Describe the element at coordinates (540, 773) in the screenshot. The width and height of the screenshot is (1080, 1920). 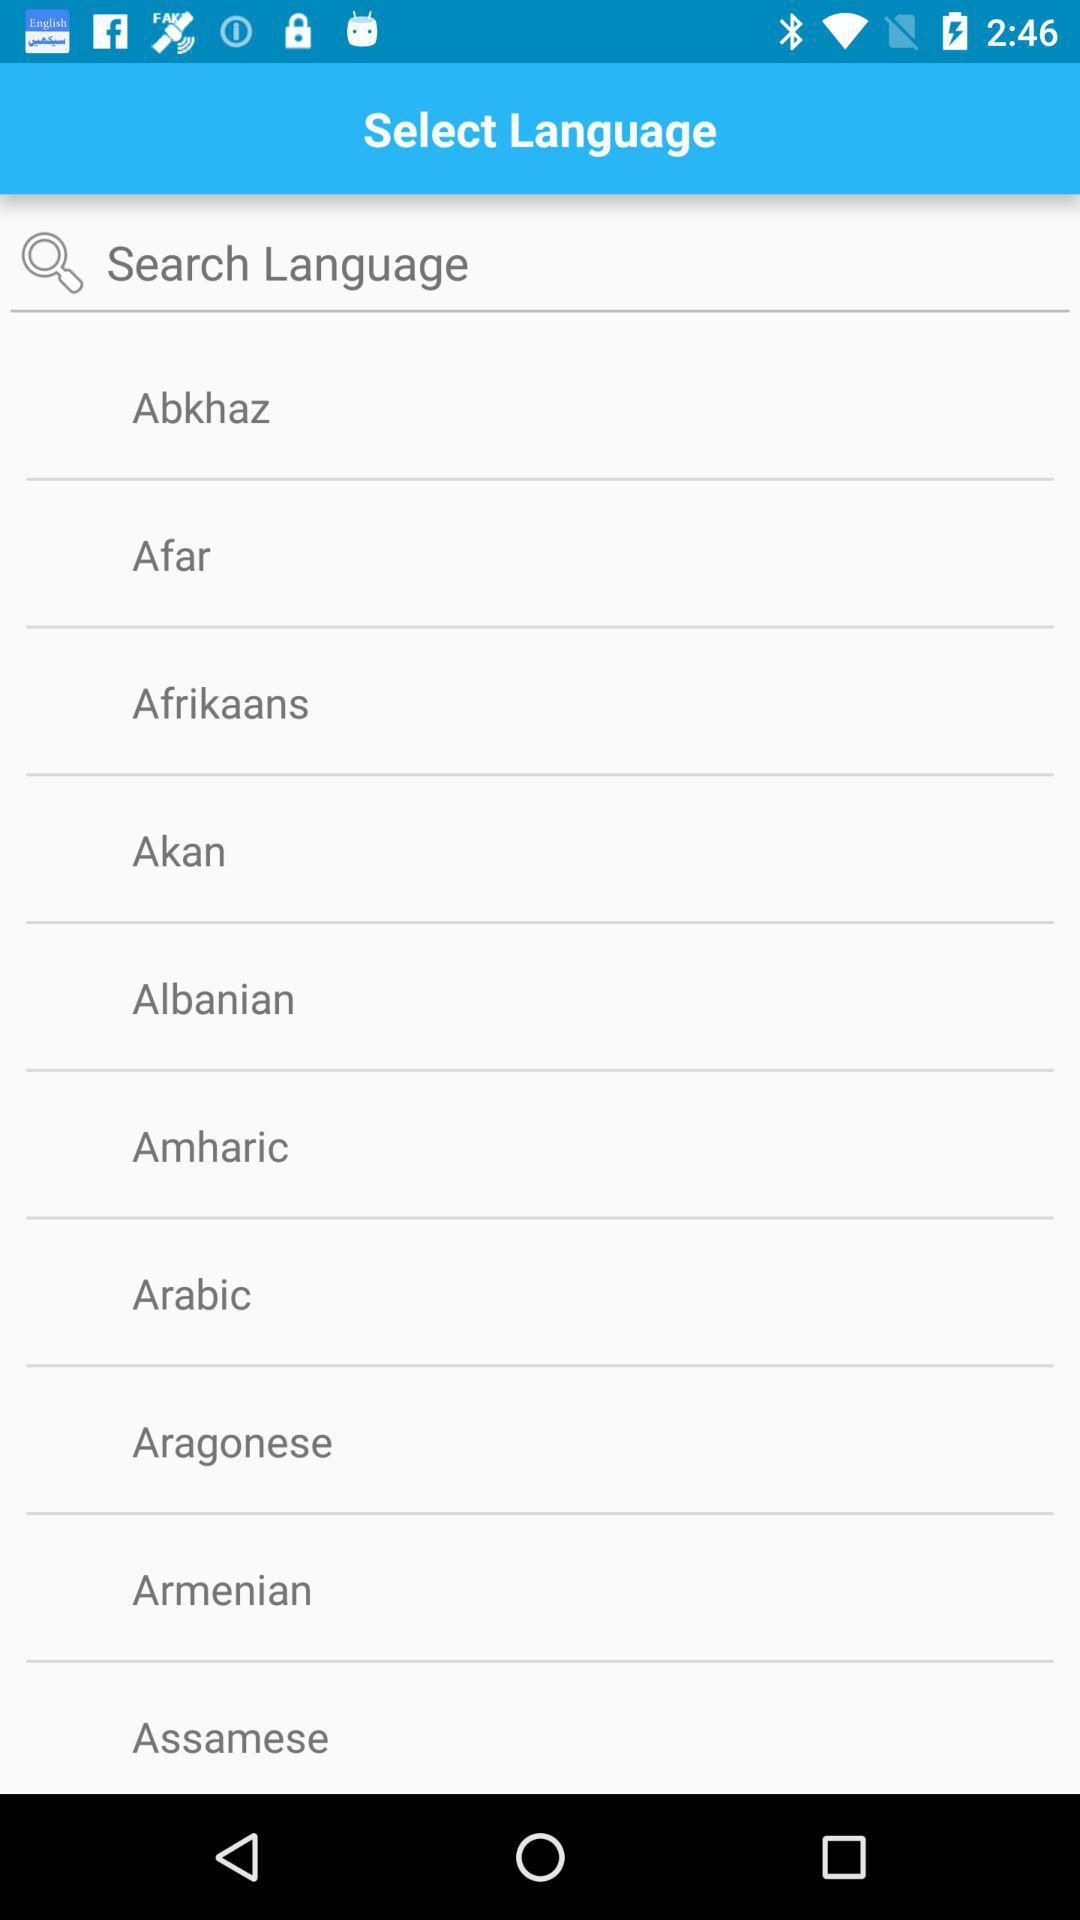
I see `the icon above the akan` at that location.